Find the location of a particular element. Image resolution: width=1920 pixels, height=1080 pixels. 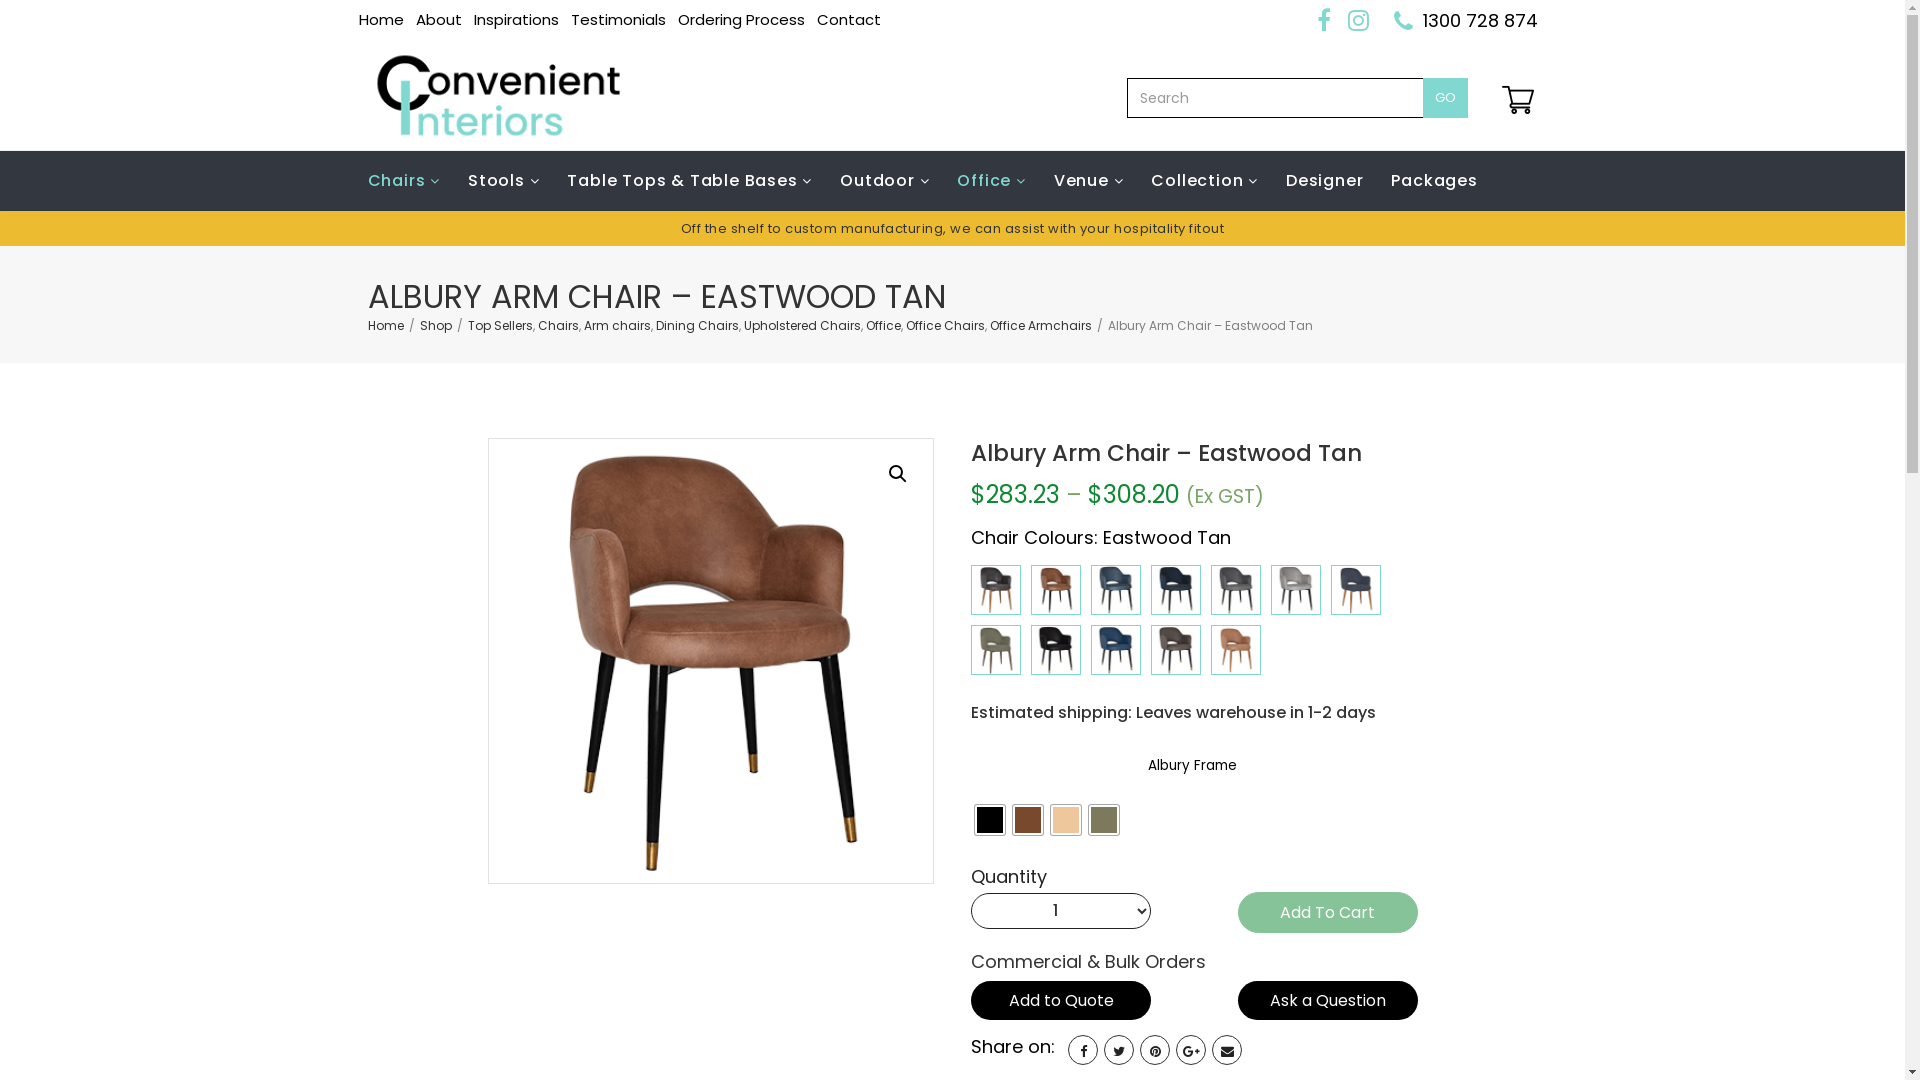

'Venue' is located at coordinates (1088, 181).